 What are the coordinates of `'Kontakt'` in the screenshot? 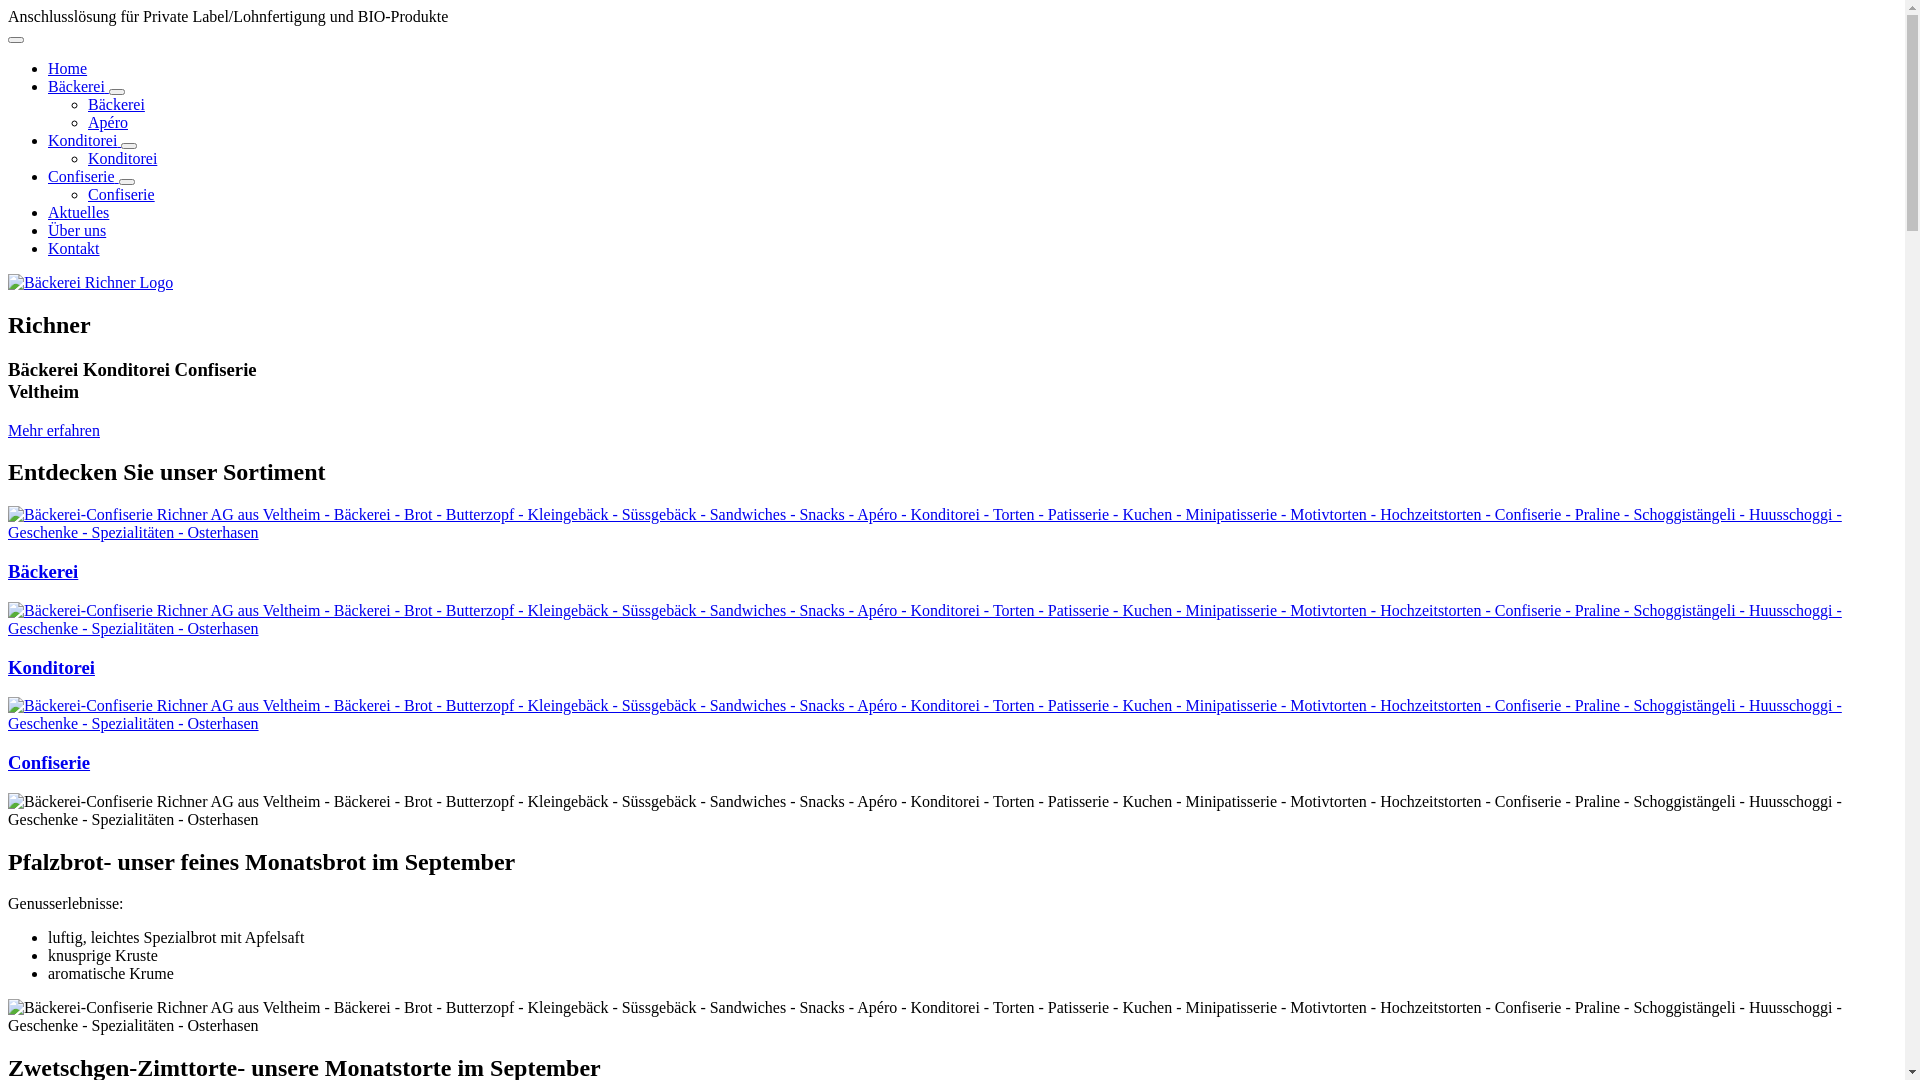 It's located at (48, 247).